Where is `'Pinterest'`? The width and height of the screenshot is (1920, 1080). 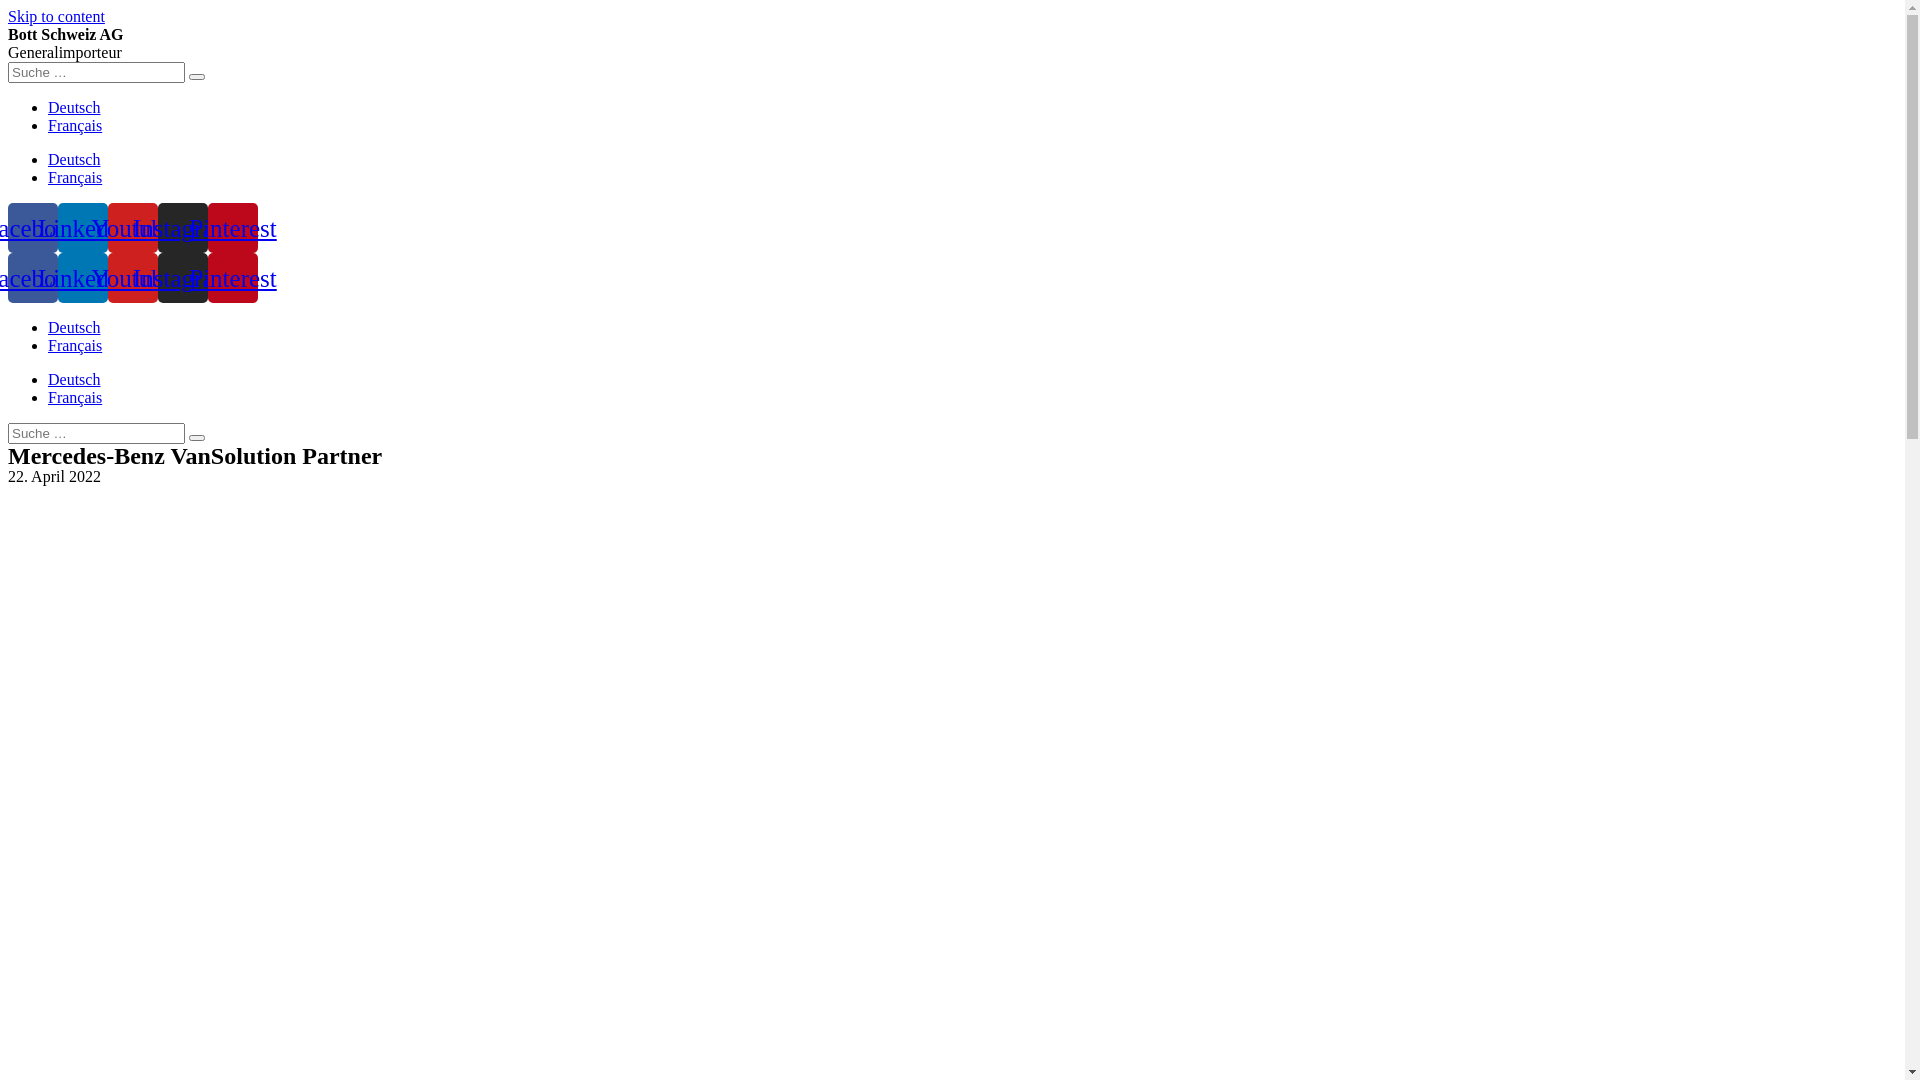 'Pinterest' is located at coordinates (207, 226).